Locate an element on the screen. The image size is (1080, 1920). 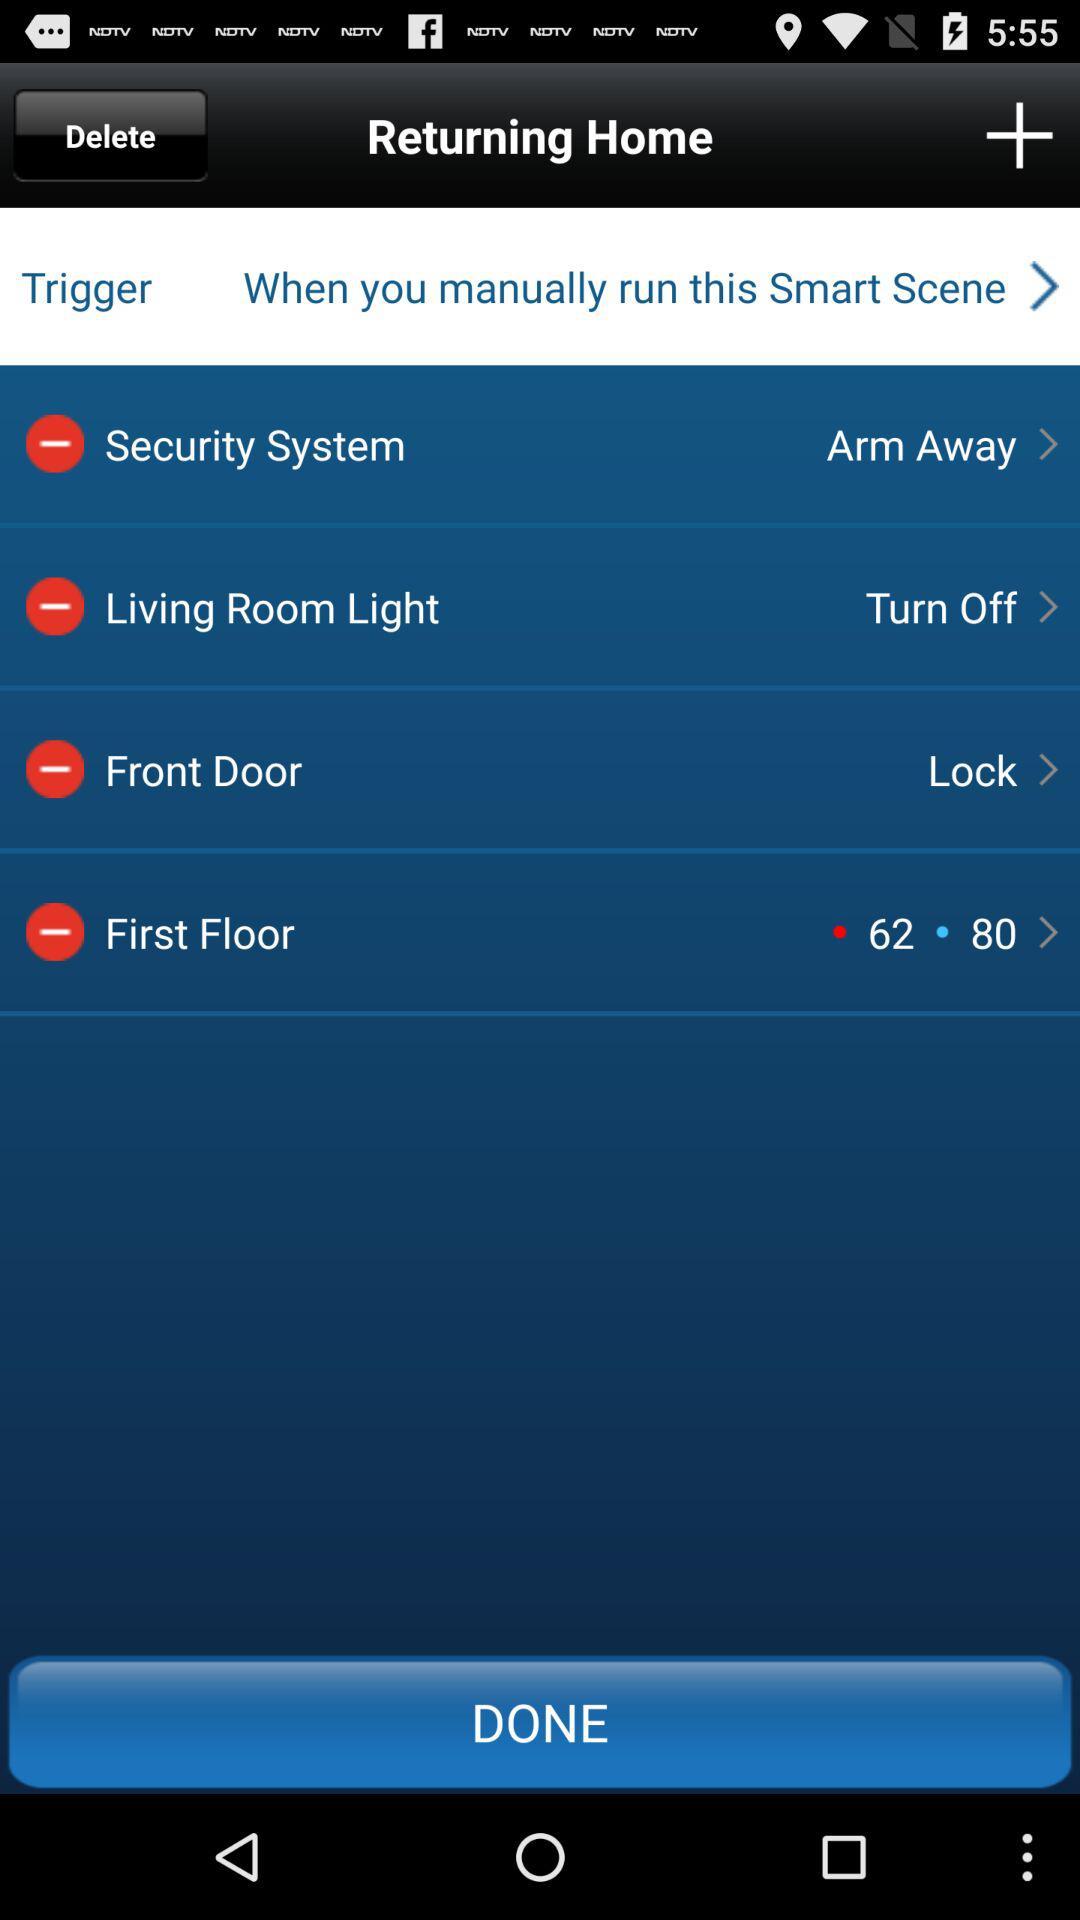
stay connected is located at coordinates (1019, 134).